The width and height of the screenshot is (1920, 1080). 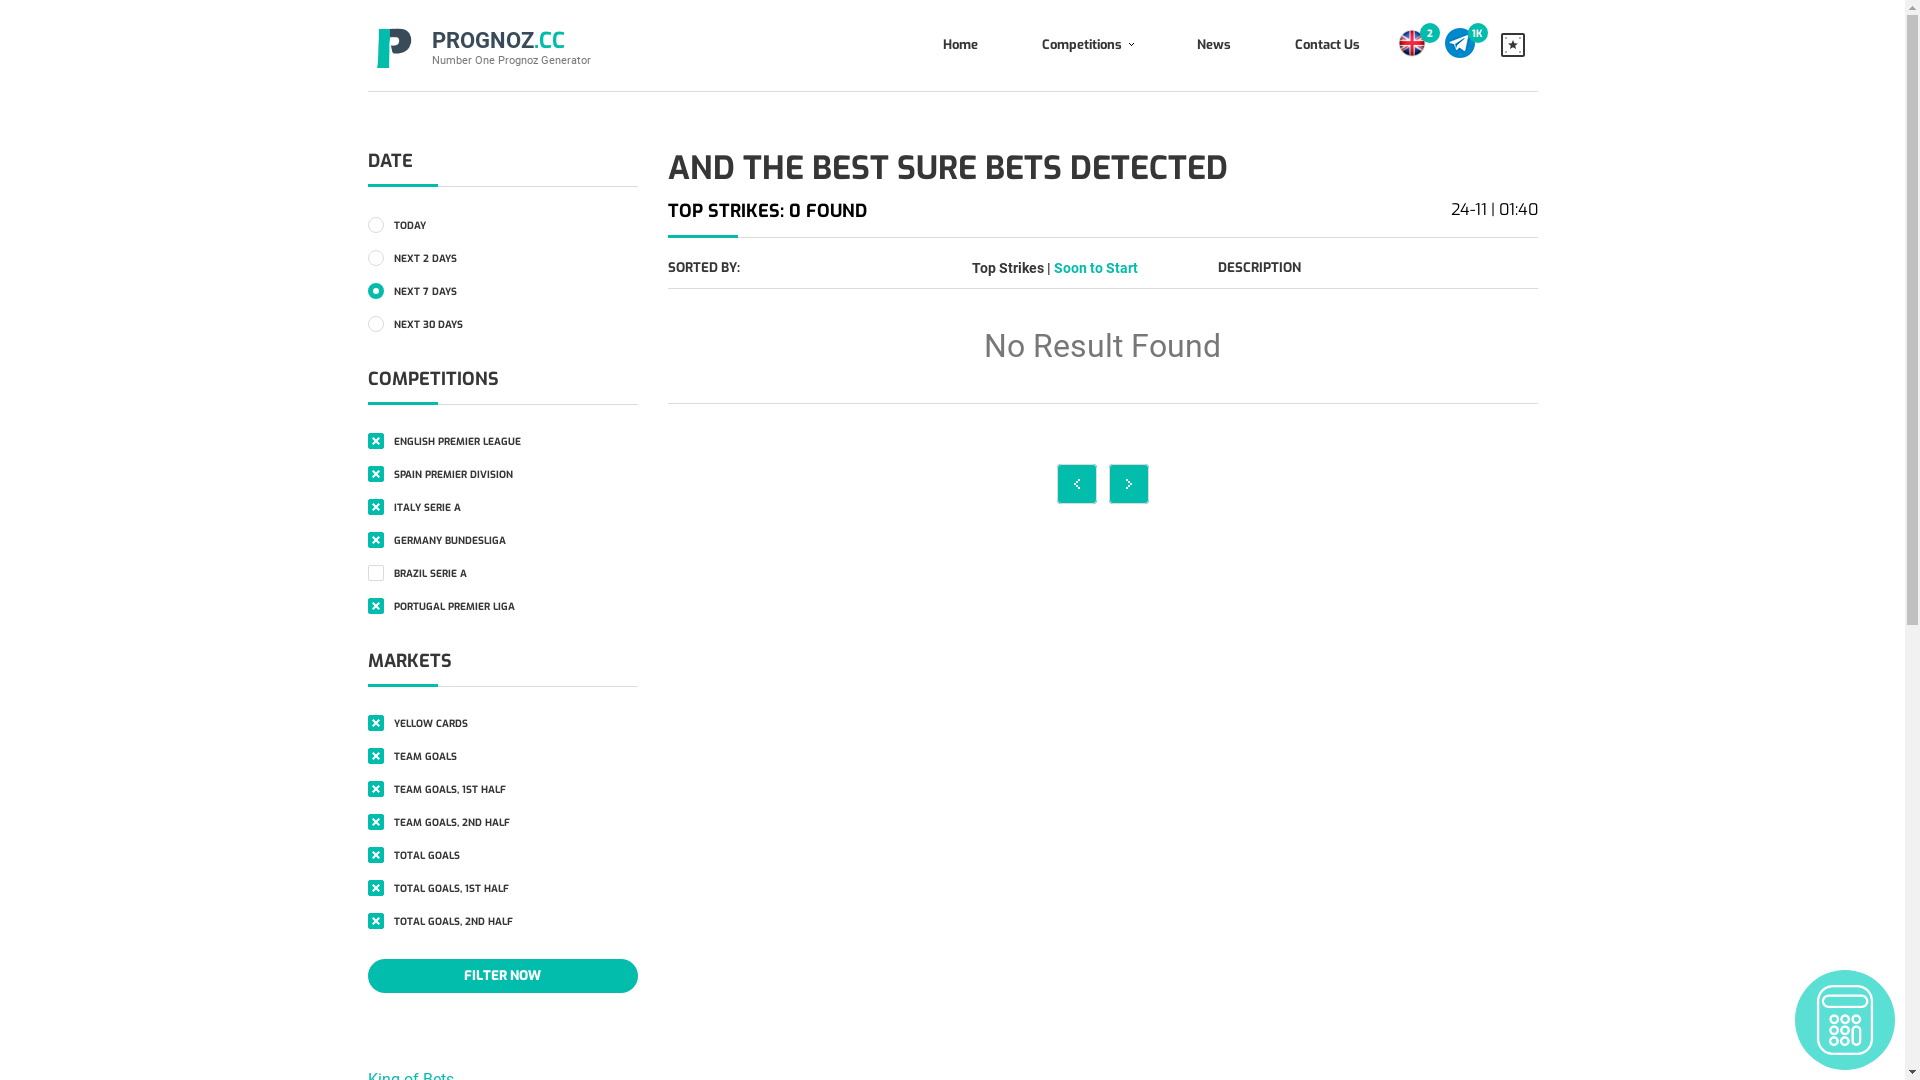 I want to click on 'News', so click(x=1163, y=45).